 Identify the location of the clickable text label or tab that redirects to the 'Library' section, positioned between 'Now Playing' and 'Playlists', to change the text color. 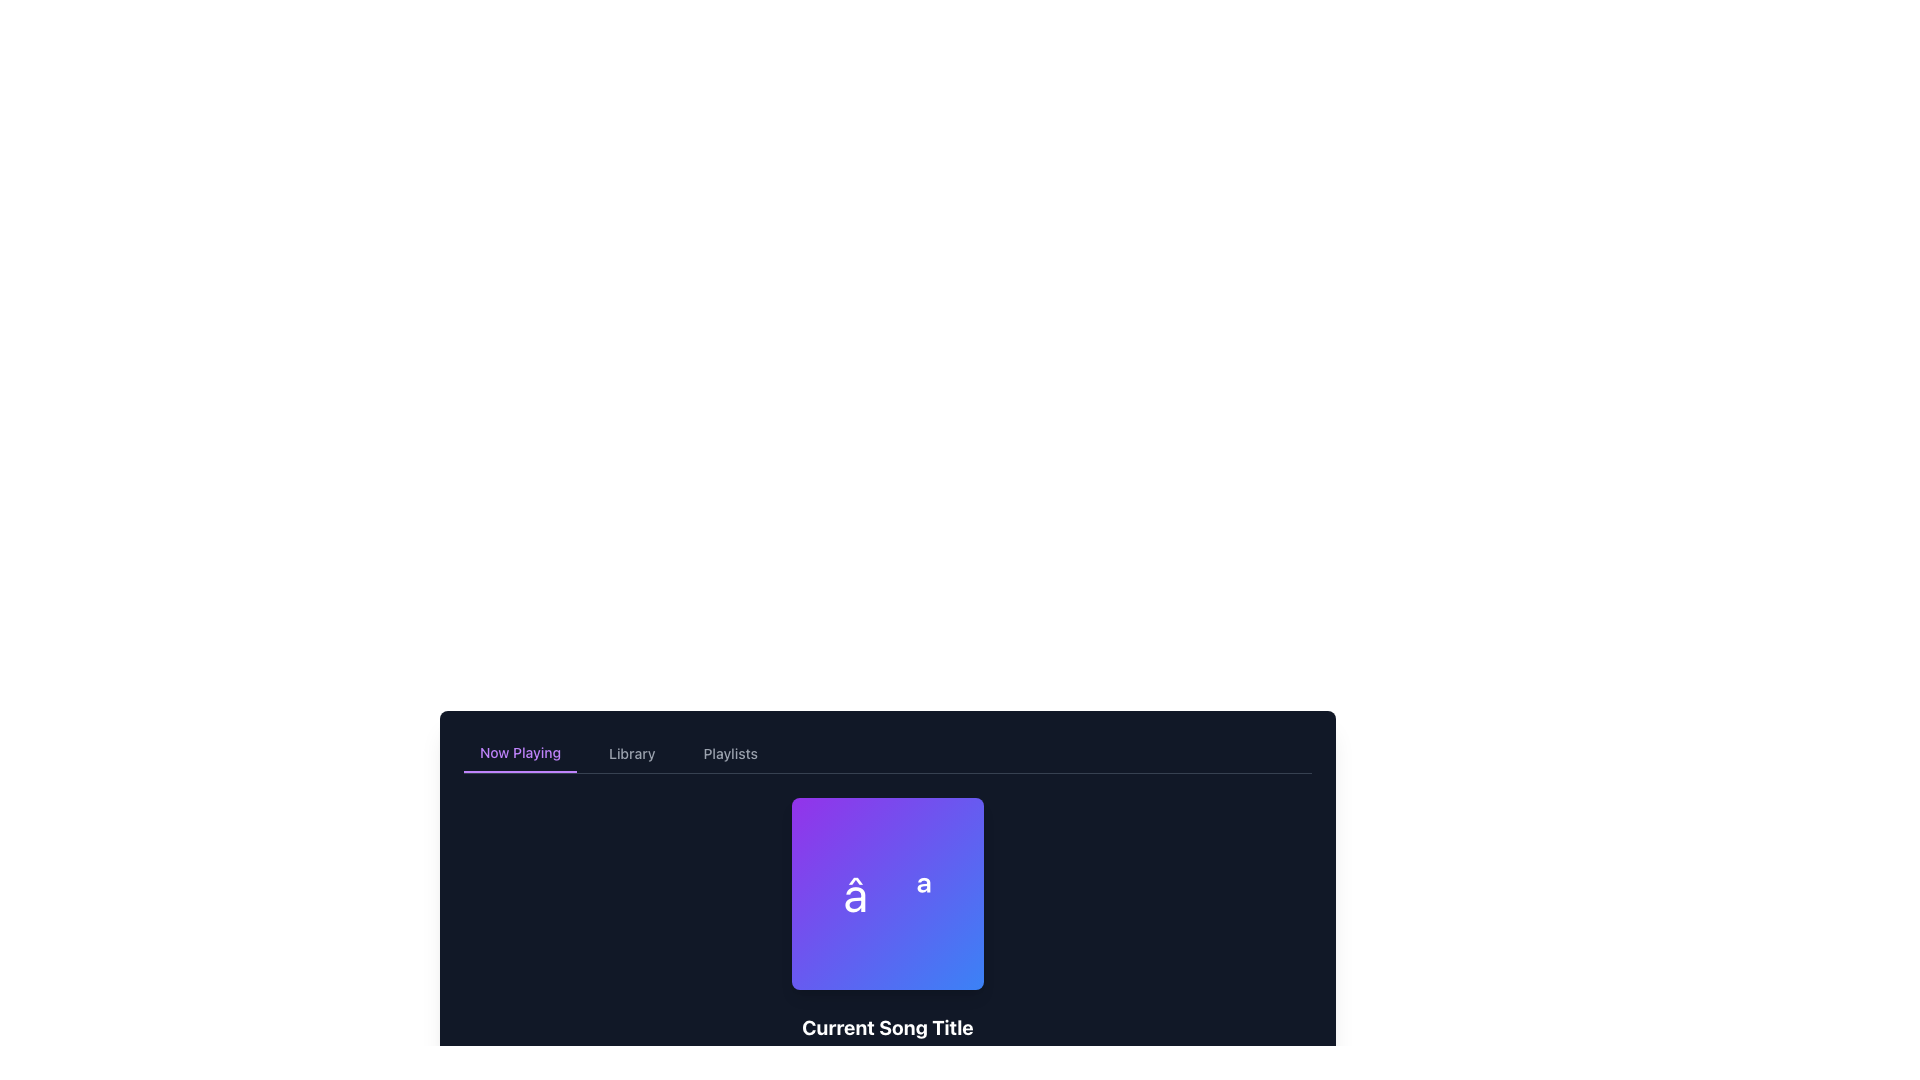
(631, 753).